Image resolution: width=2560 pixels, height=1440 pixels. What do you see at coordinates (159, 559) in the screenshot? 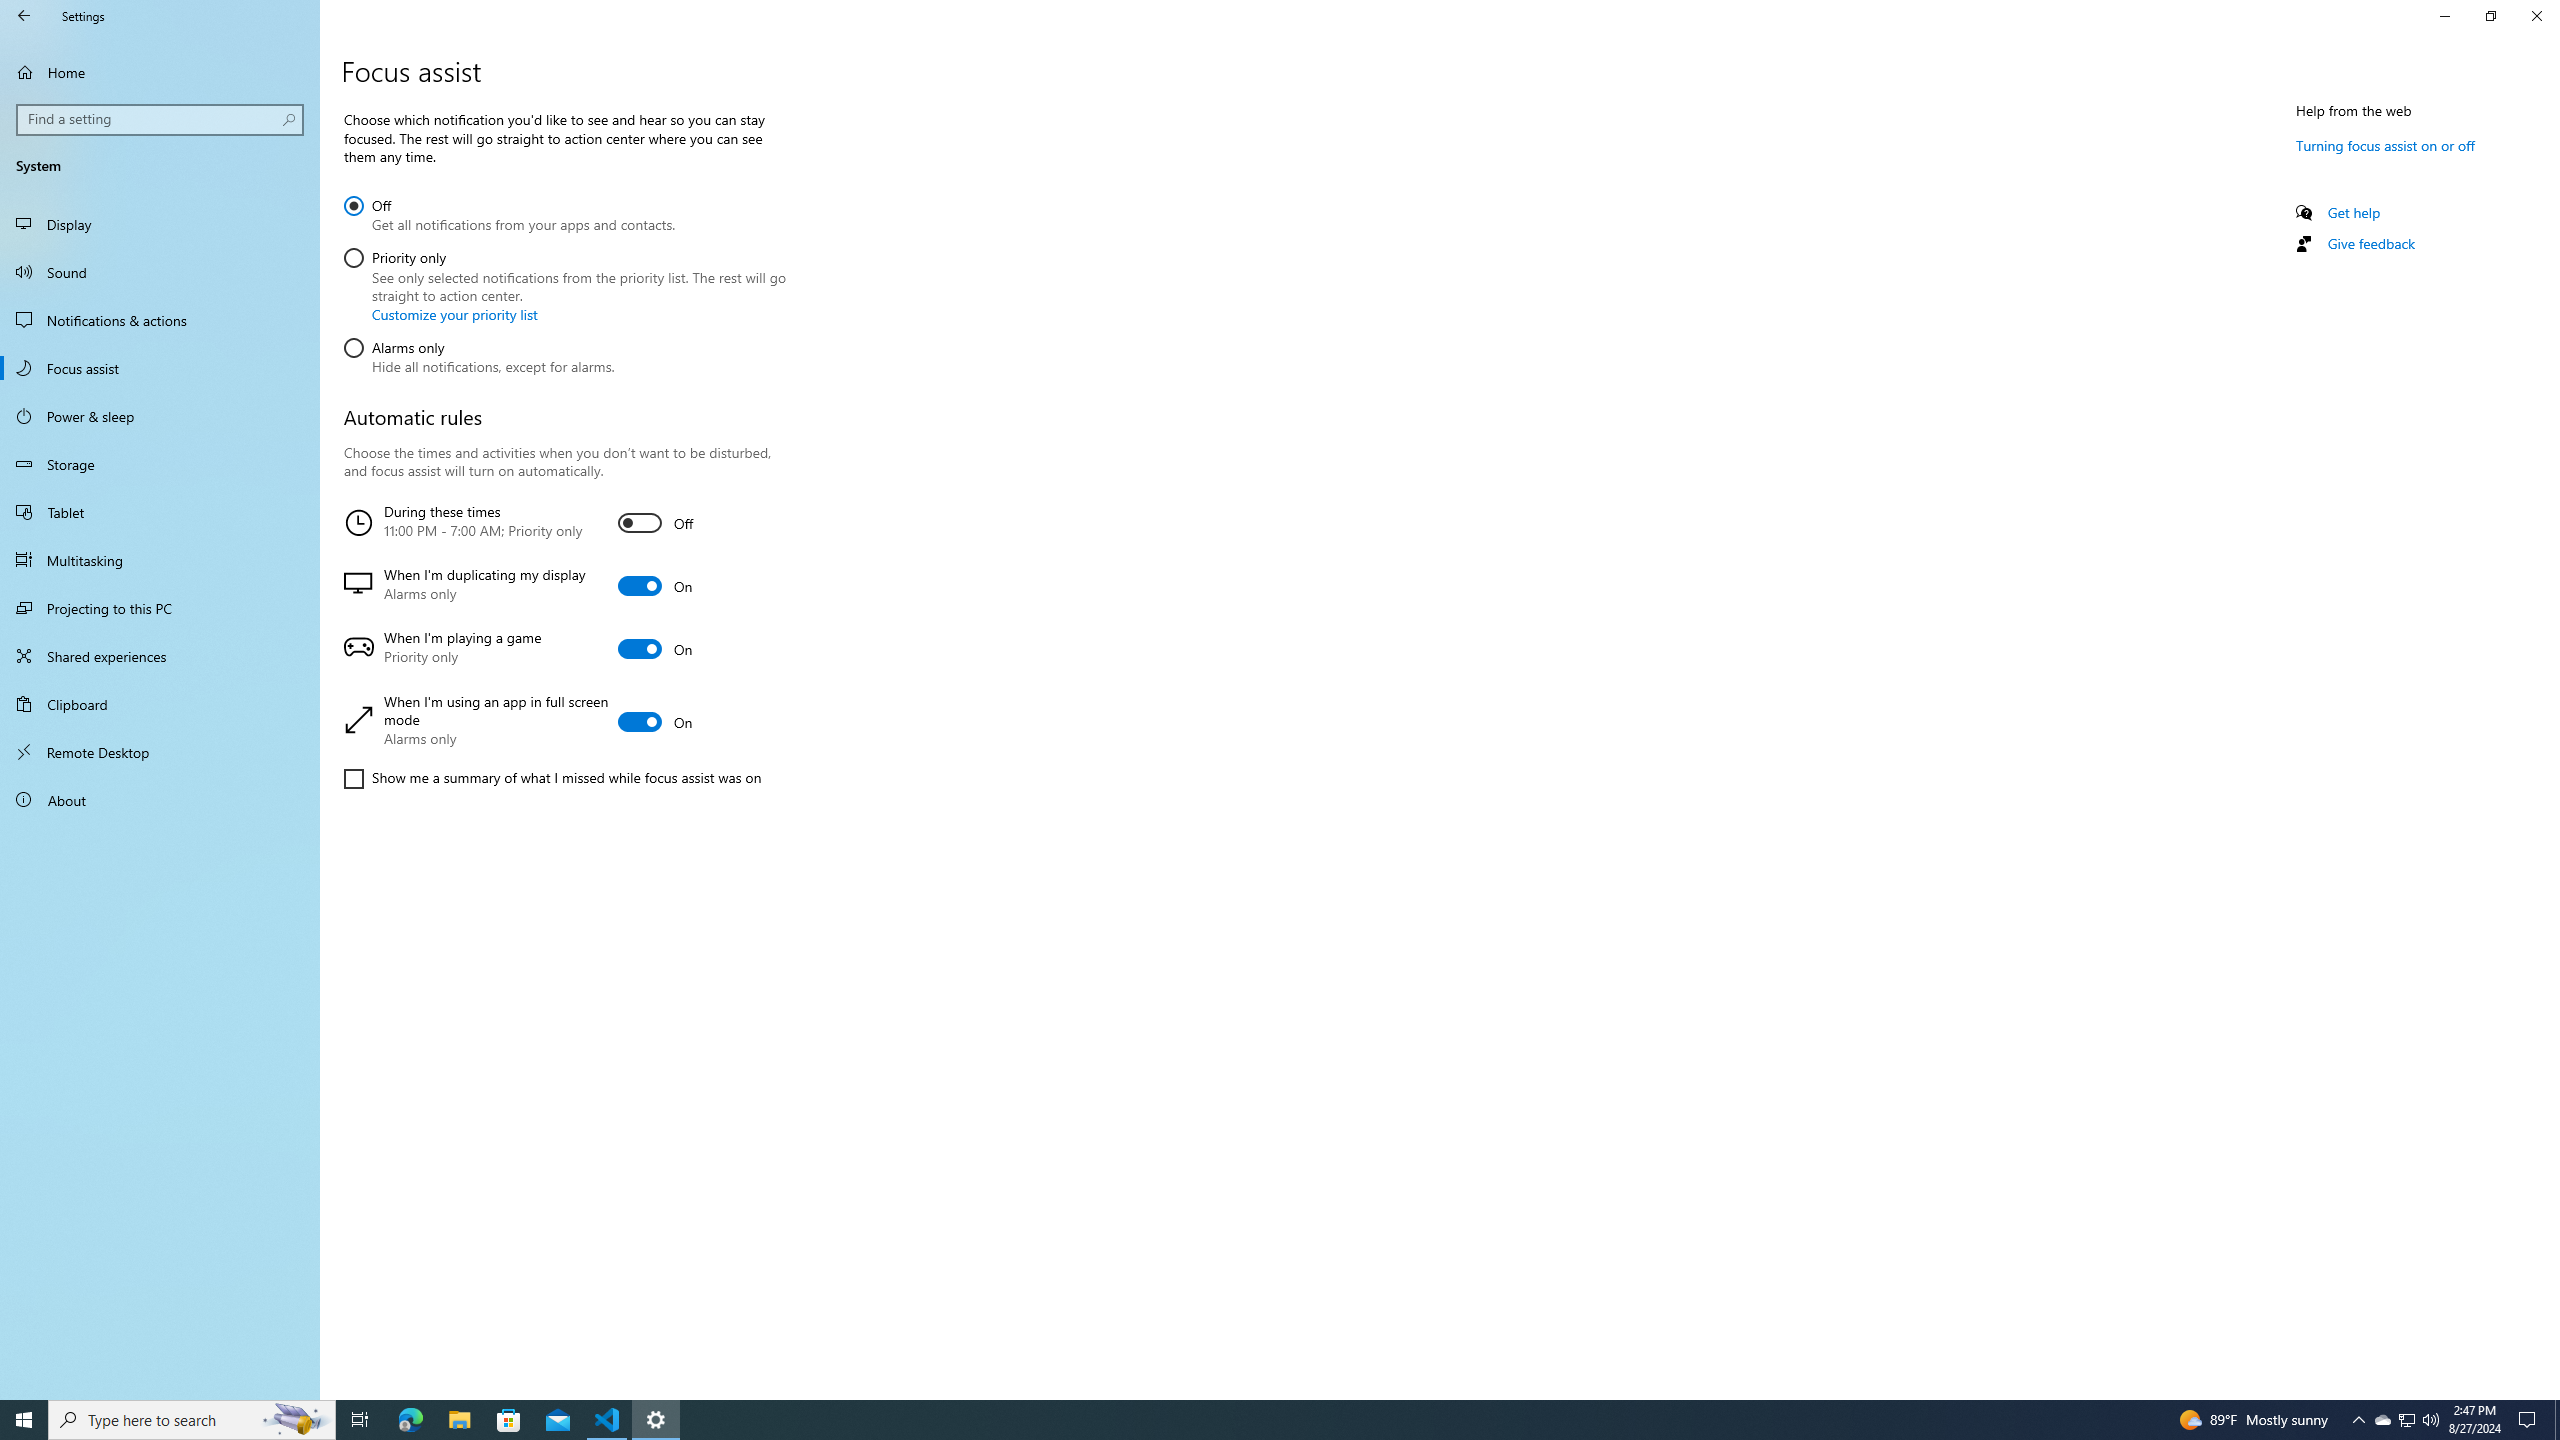
I see `'Multitasking'` at bounding box center [159, 559].